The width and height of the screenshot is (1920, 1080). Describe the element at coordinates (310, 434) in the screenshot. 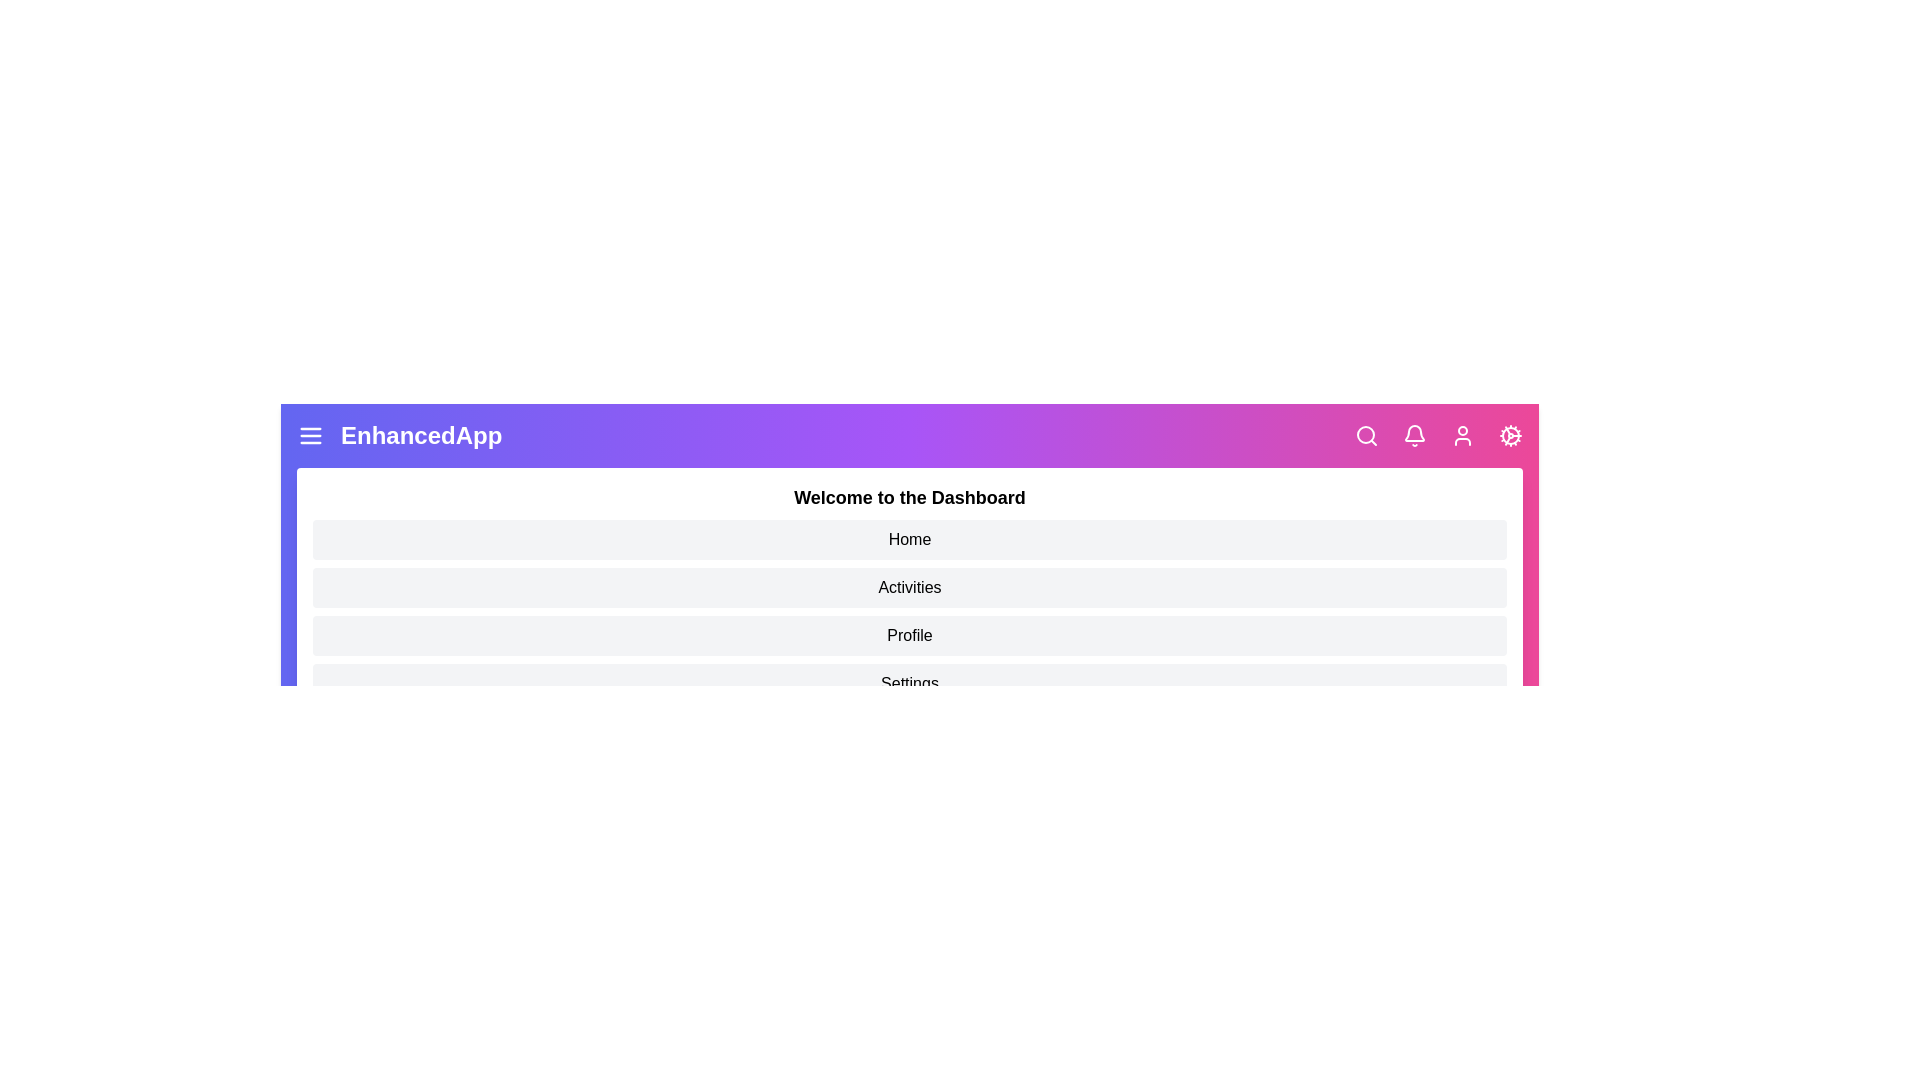

I see `the menu icon to toggle the menu panel` at that location.